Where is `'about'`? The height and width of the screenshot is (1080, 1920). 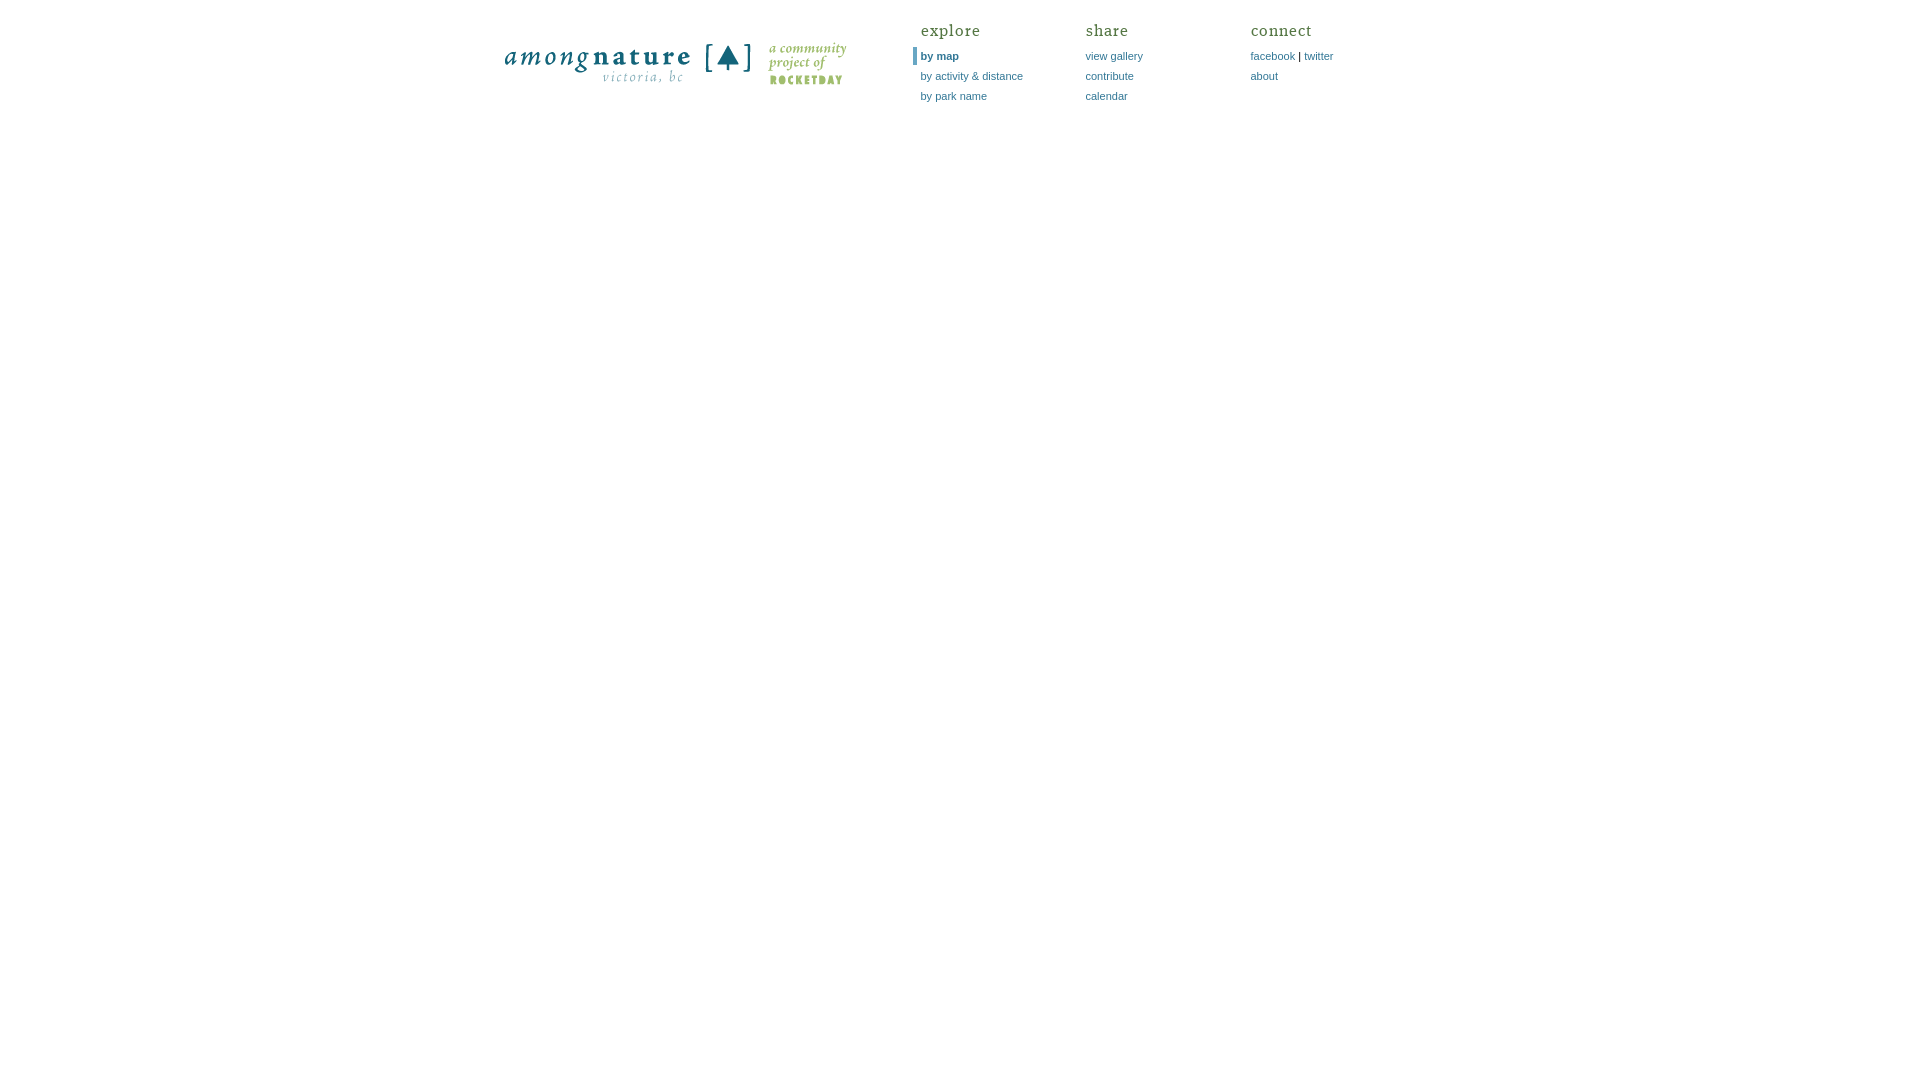
'about' is located at coordinates (1262, 75).